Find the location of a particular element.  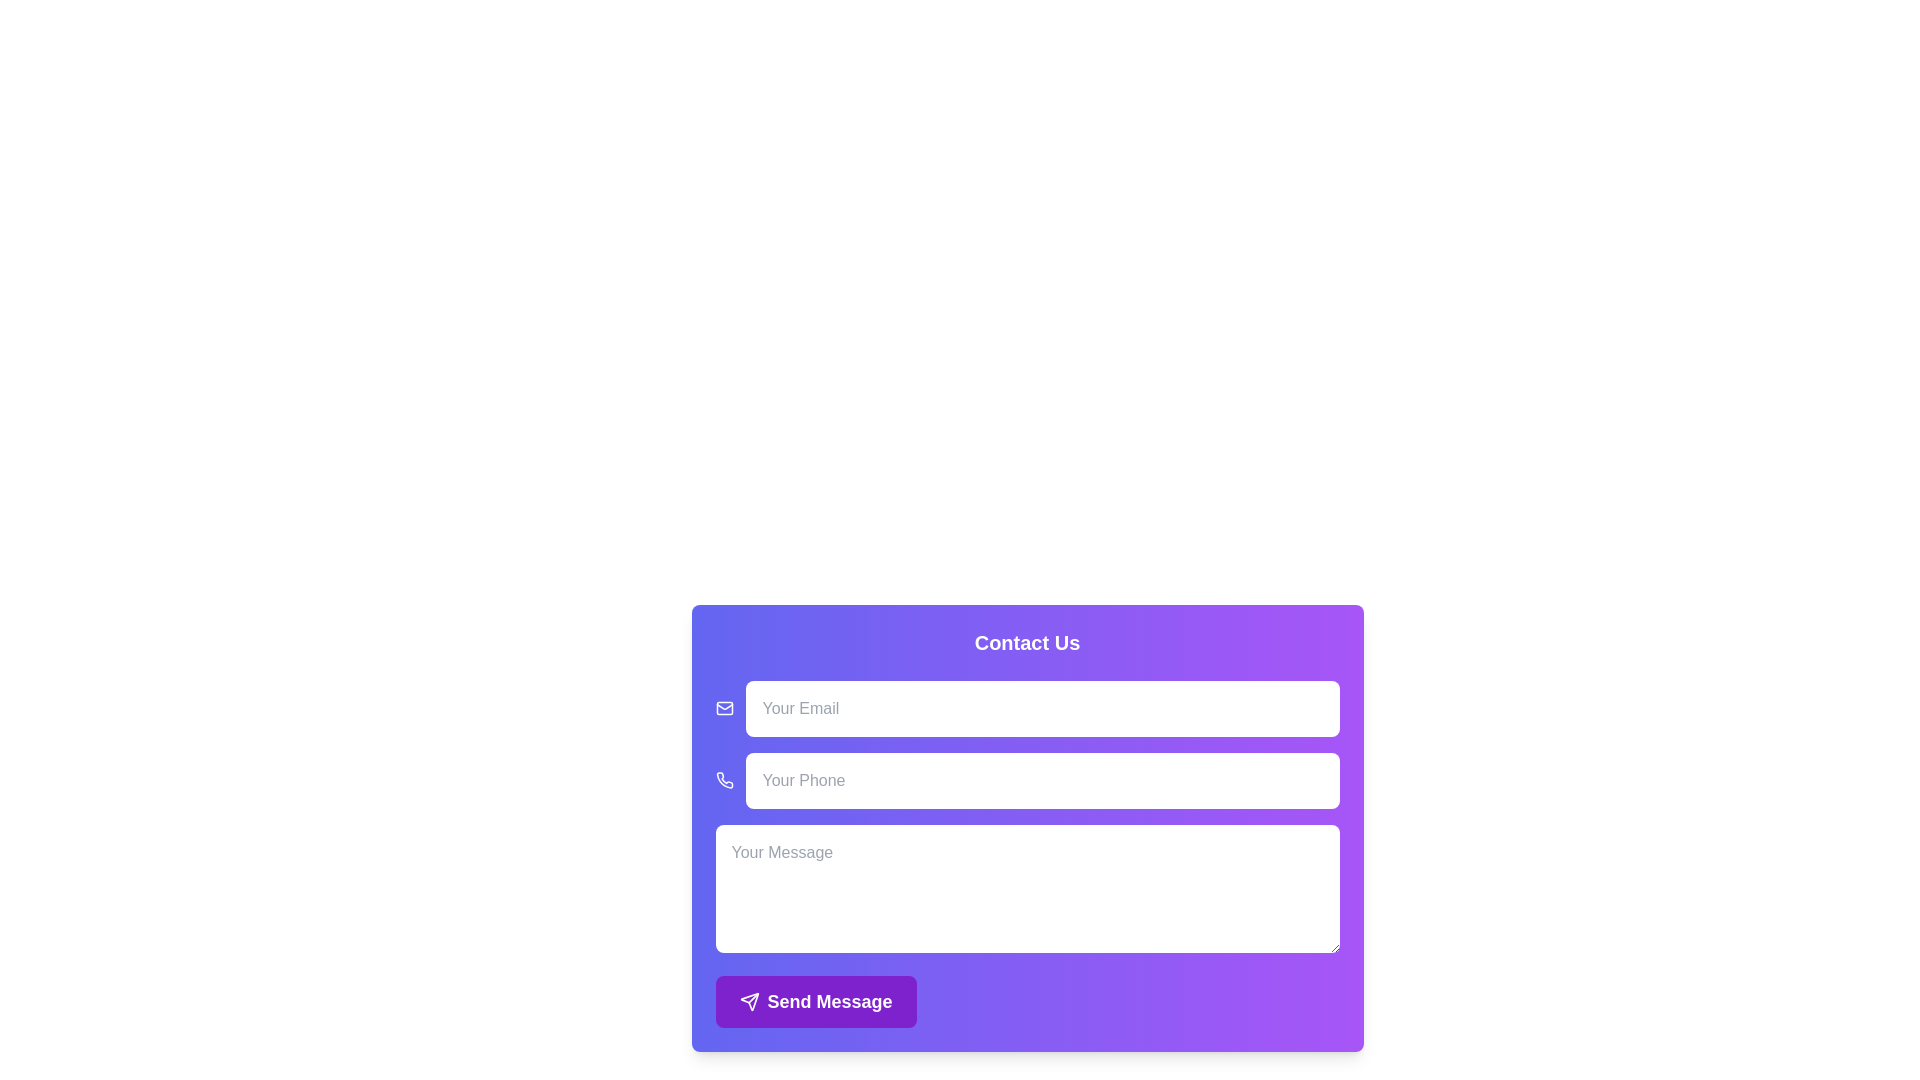

the email input icon located at the top left of the 'Contact Us' panel, which indicates the purpose of the adjacent text field for email input is located at coordinates (723, 708).